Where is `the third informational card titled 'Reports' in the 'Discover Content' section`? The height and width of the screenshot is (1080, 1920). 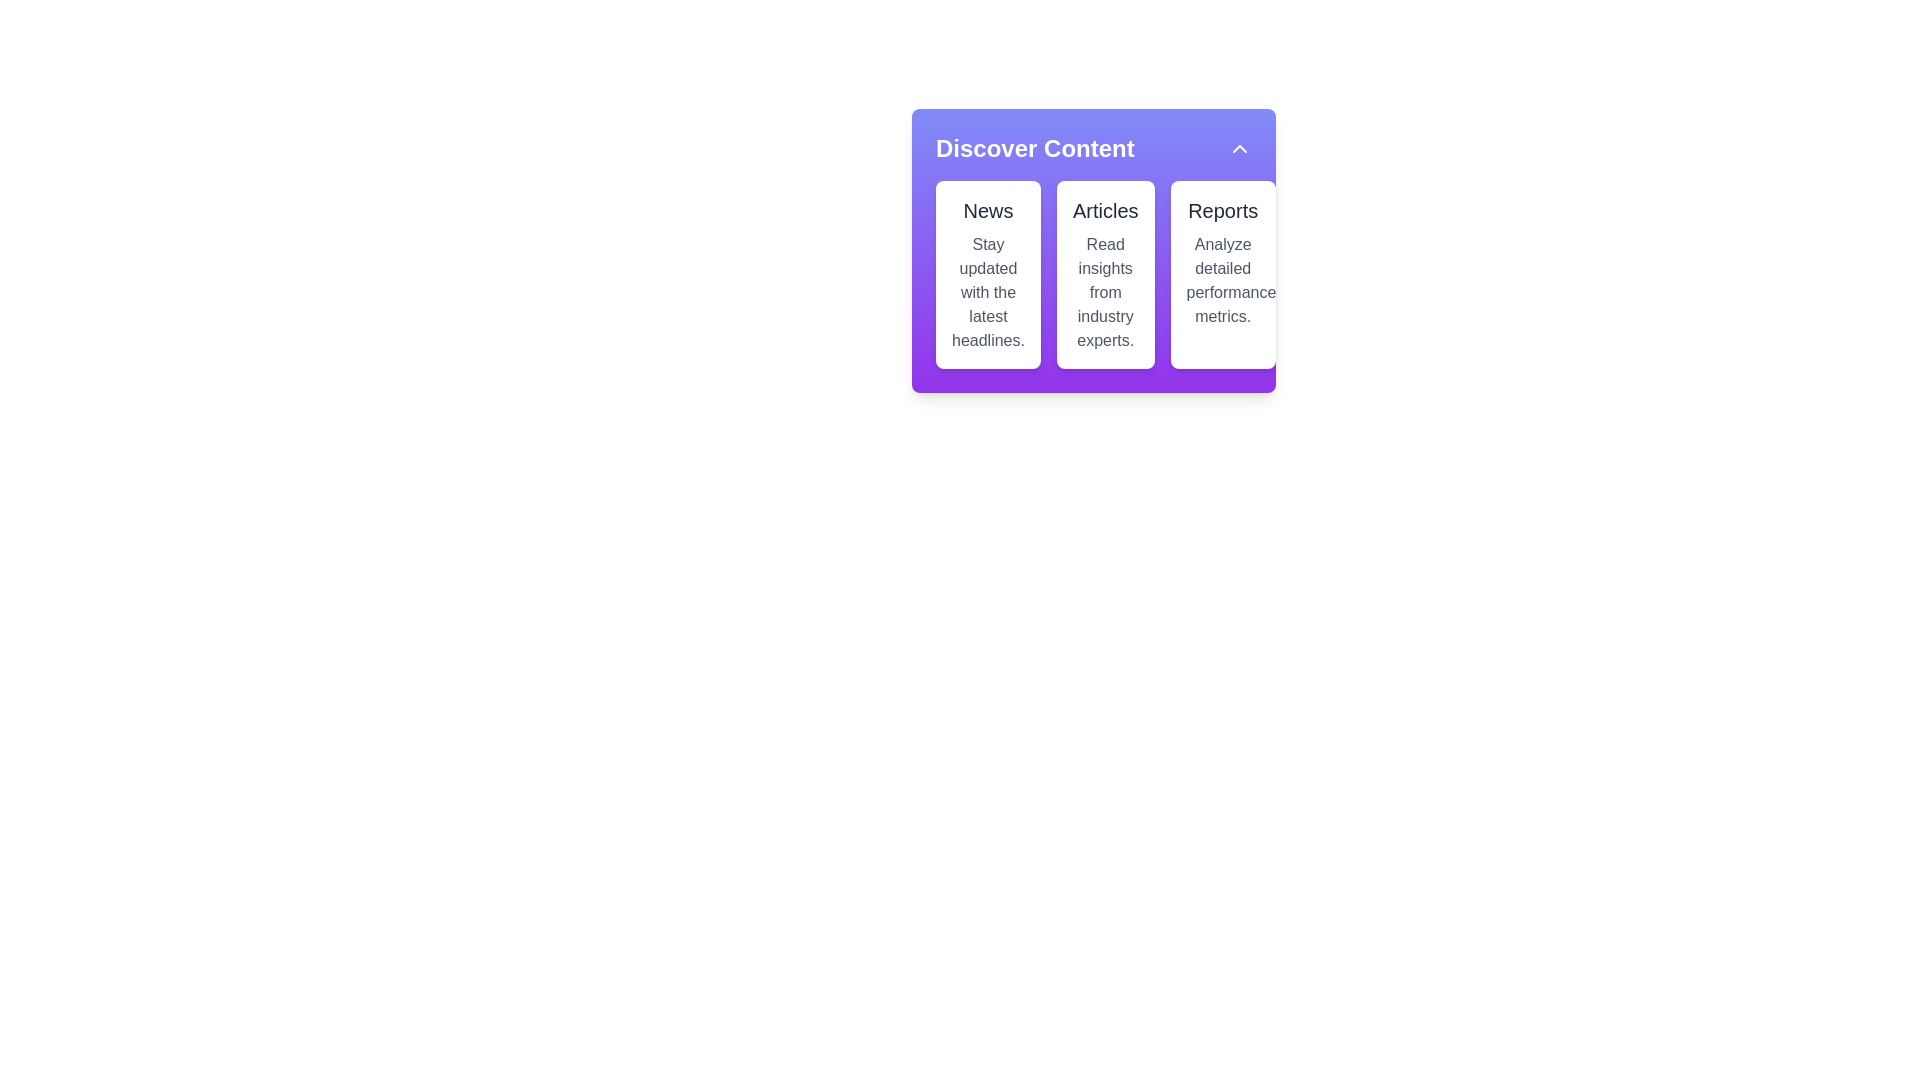
the third informational card titled 'Reports' in the 'Discover Content' section is located at coordinates (1222, 274).